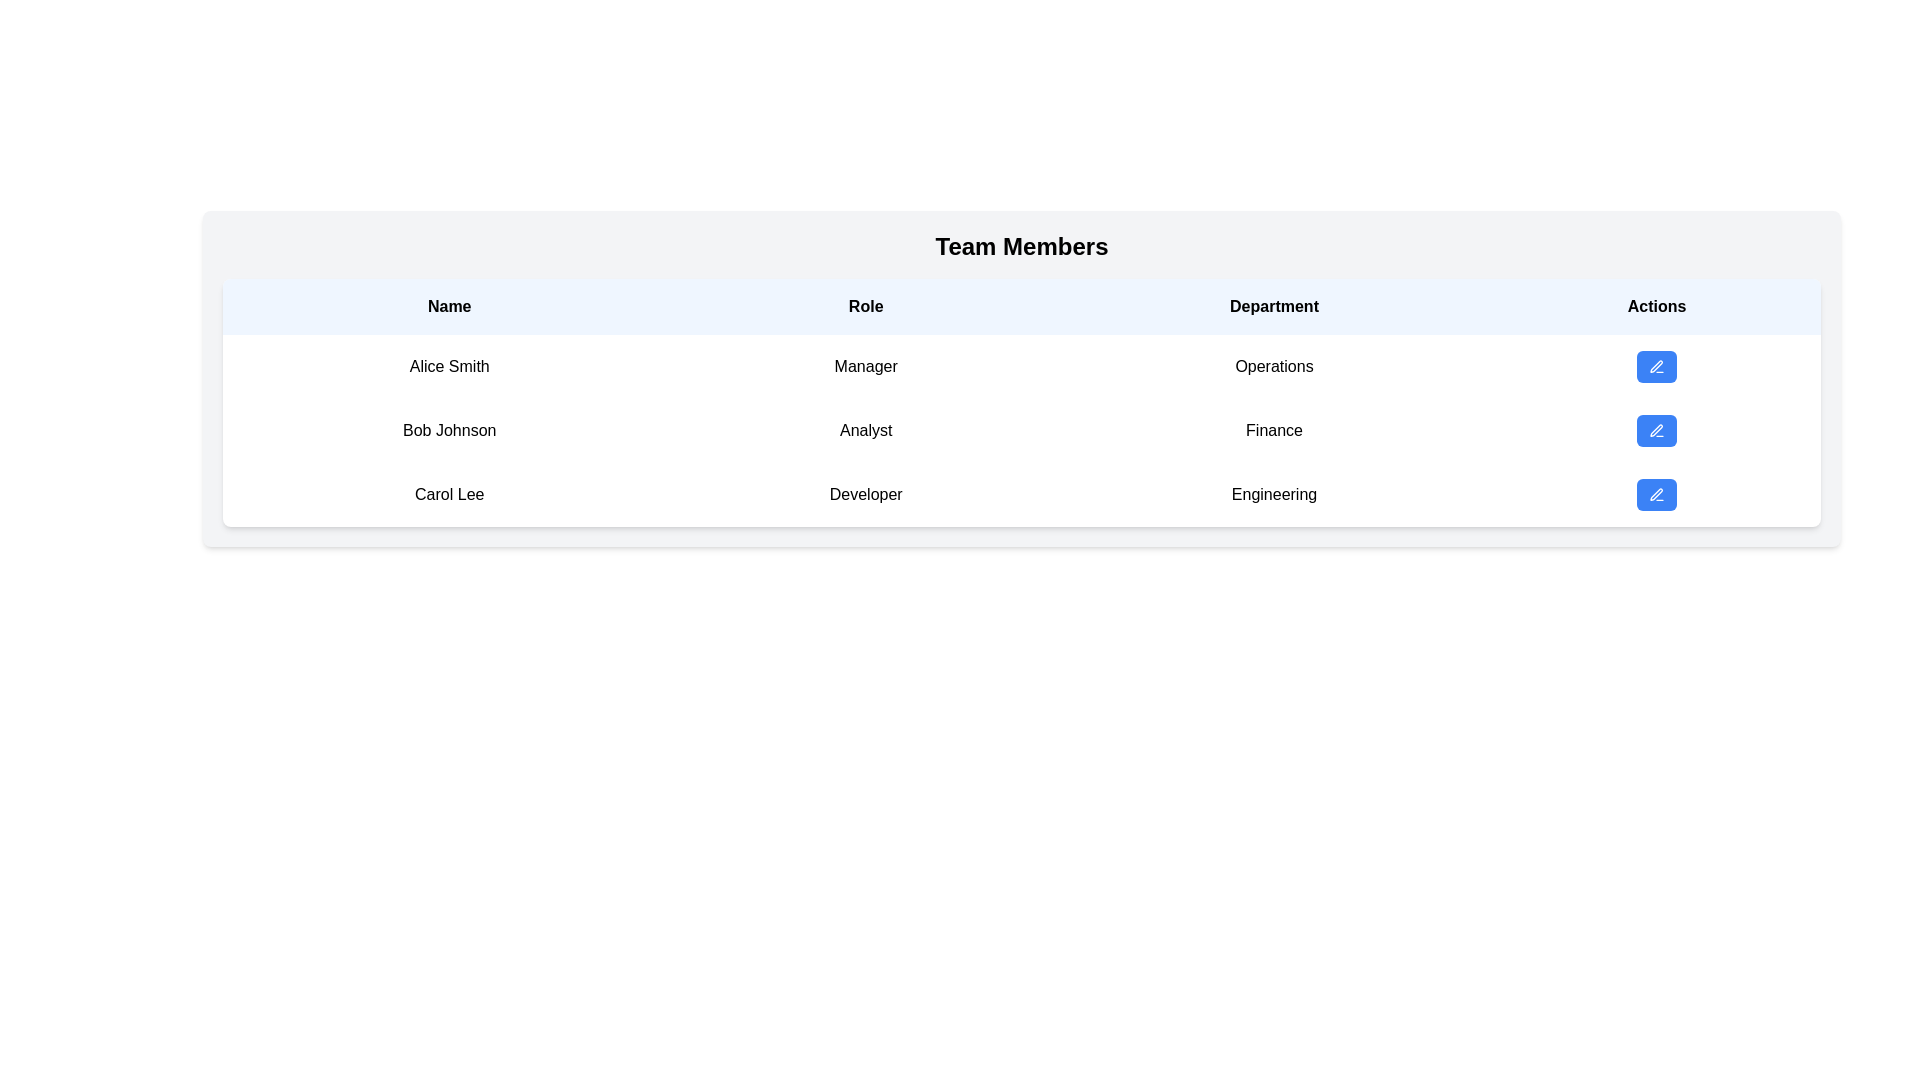 The height and width of the screenshot is (1080, 1920). Describe the element at coordinates (1656, 494) in the screenshot. I see `the pen-crossed figure icon in the Actions column of the third row for 'Carol Lee'` at that location.